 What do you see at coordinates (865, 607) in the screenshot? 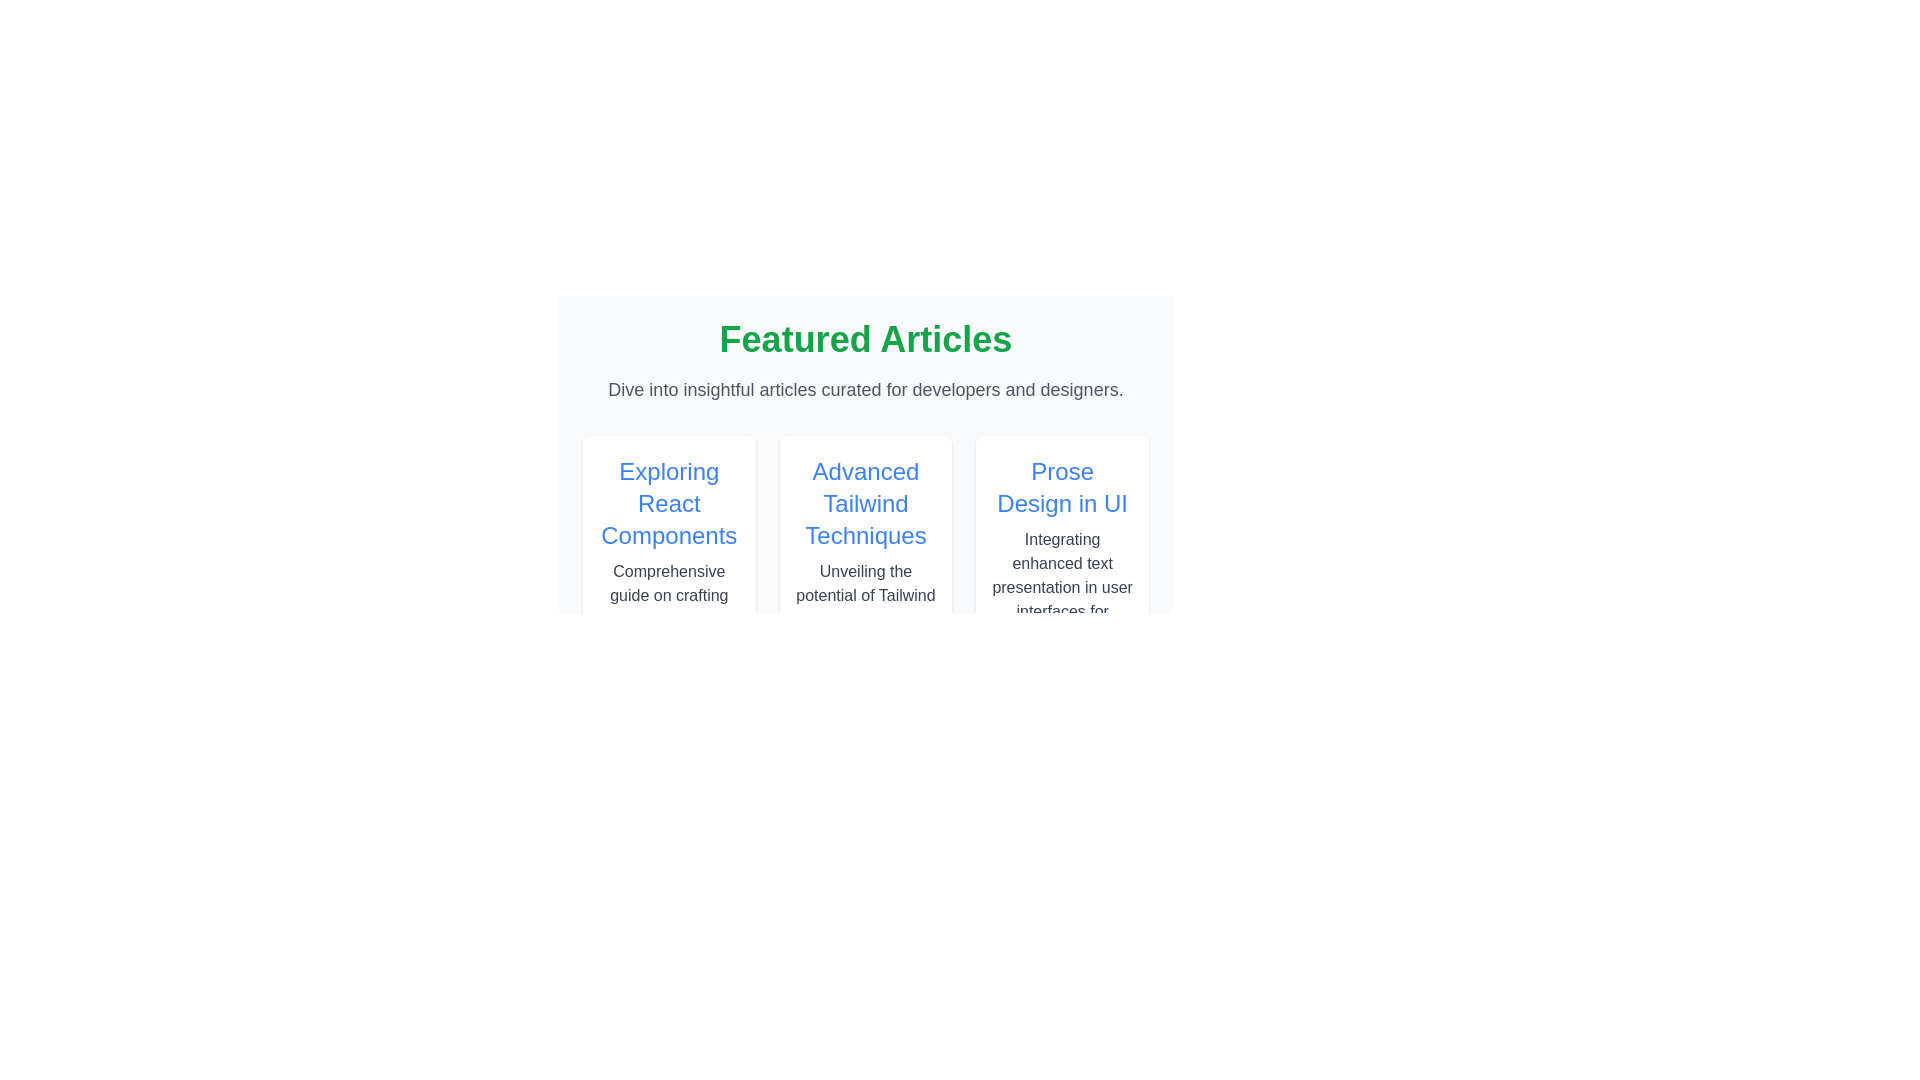
I see `the text block displaying 'Unveiling the potential of Tailwind CSS for rapid UI development', located below the header 'Advanced Tailwind Techniques'` at bounding box center [865, 607].